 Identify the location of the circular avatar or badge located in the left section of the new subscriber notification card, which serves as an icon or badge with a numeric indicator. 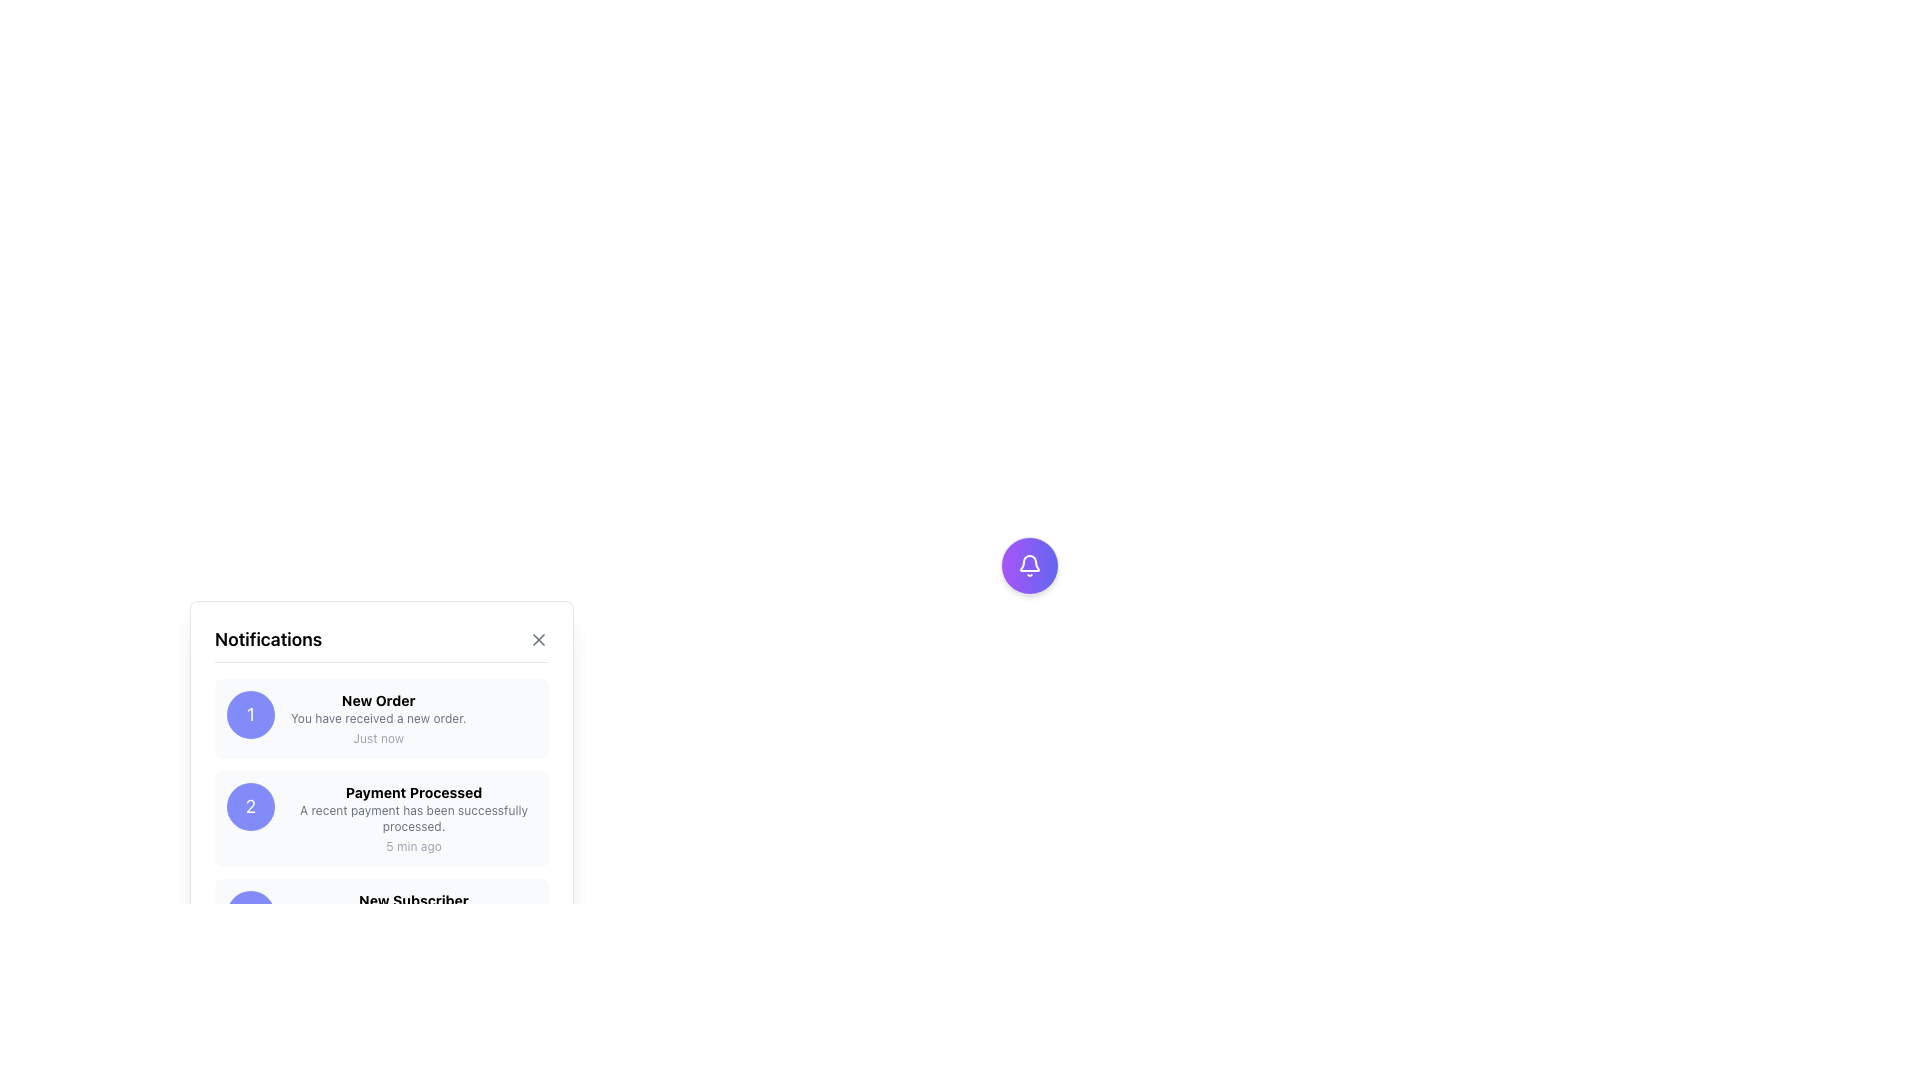
(249, 914).